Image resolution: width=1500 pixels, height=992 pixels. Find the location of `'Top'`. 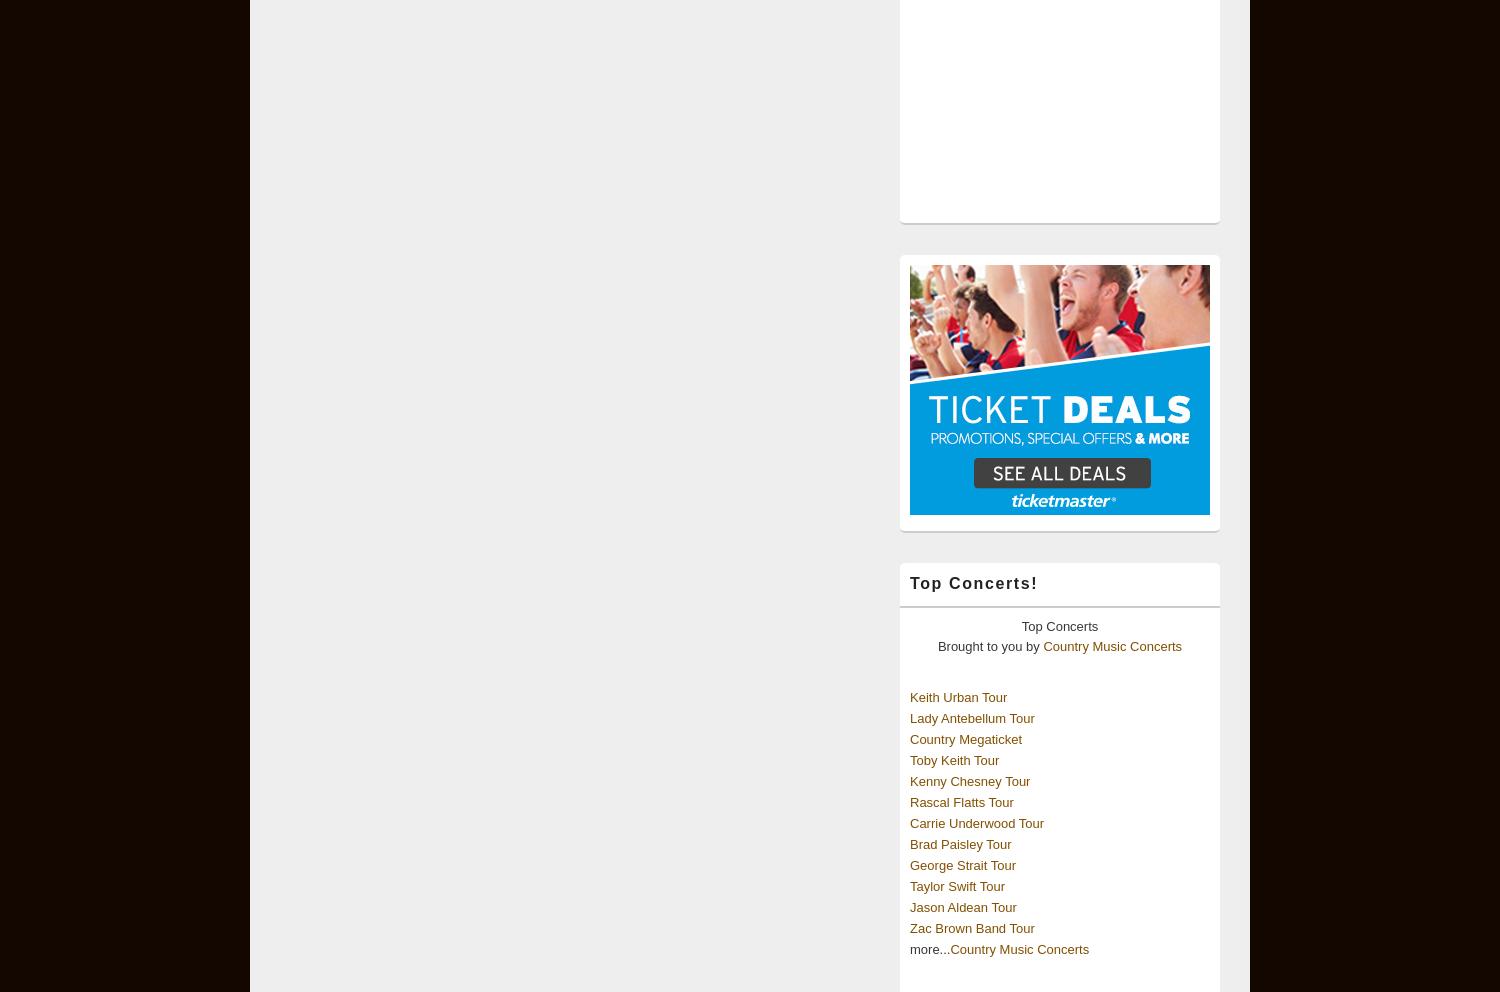

'Top' is located at coordinates (1033, 625).